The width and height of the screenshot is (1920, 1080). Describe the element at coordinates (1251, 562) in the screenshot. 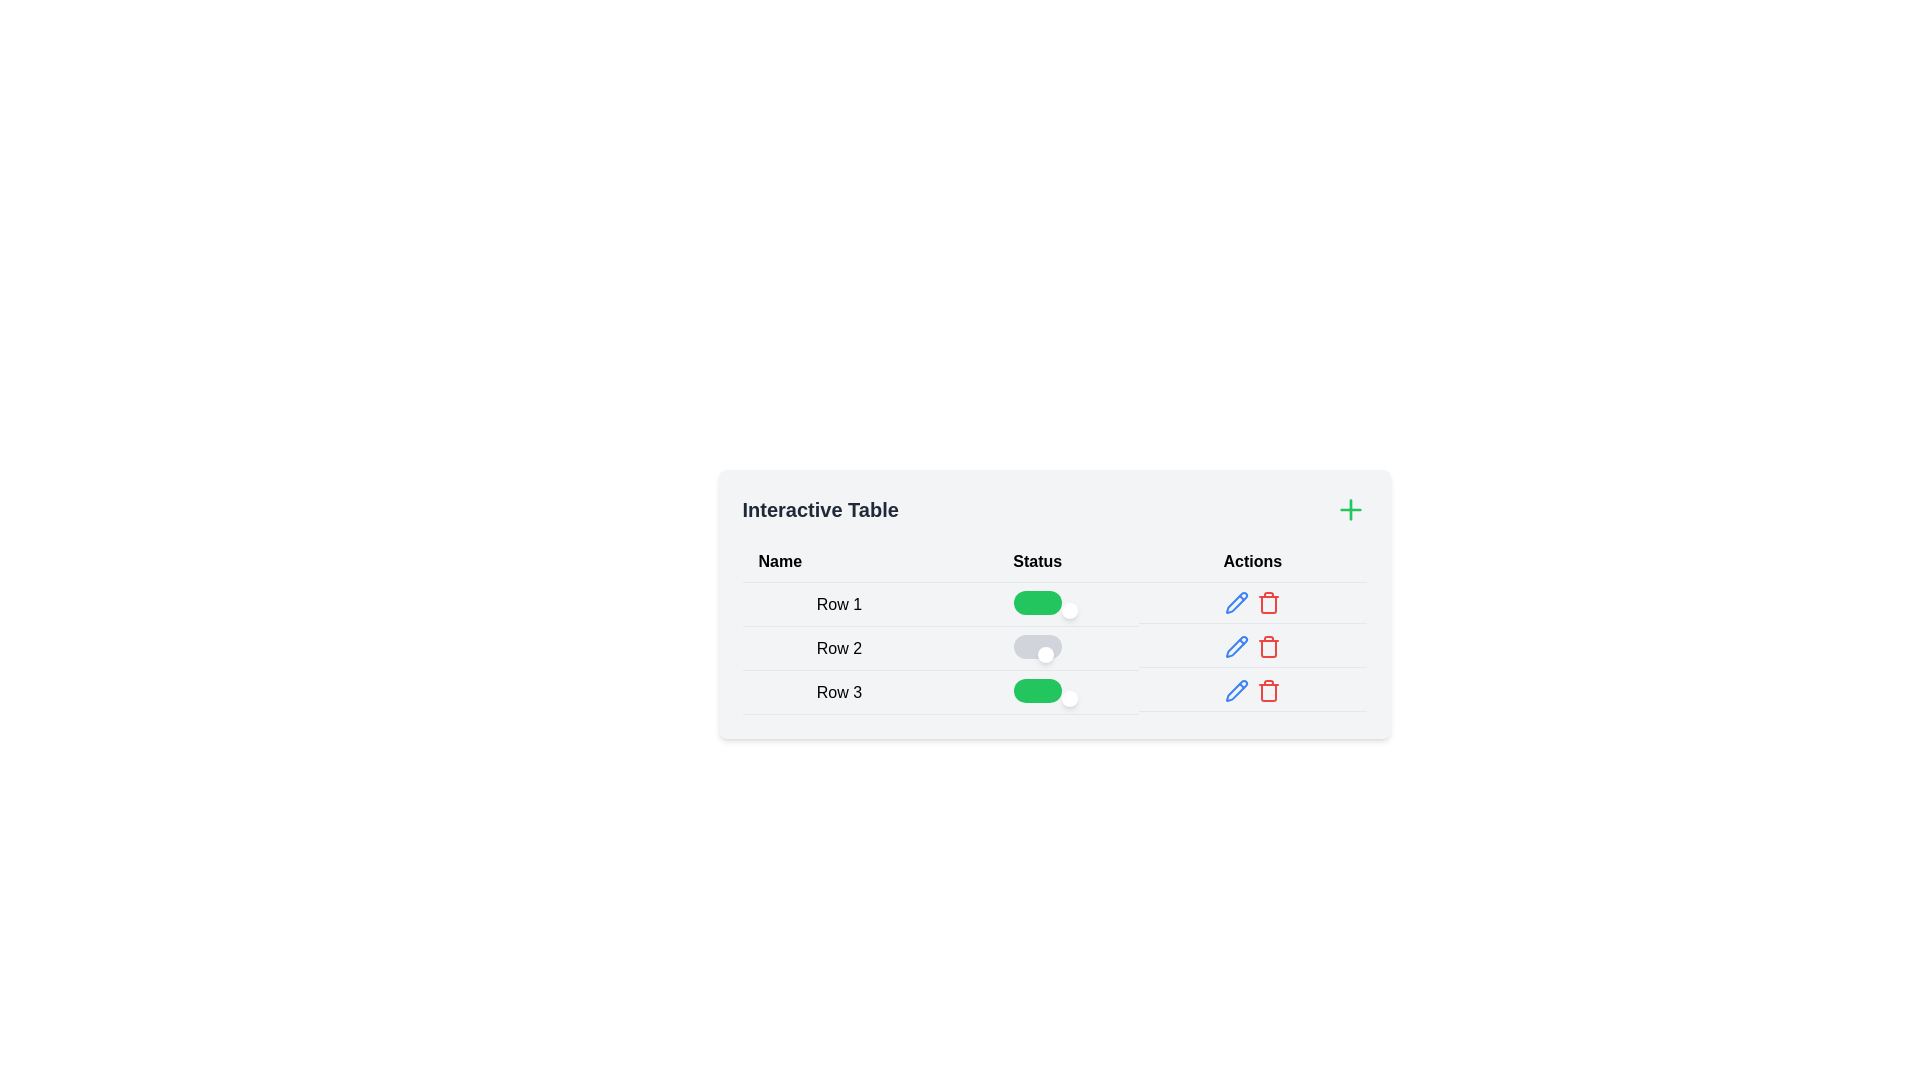

I see `the 'Actions' table column header, which is styled with centered black text on a light gray background, positioned as the third column header in the table` at that location.